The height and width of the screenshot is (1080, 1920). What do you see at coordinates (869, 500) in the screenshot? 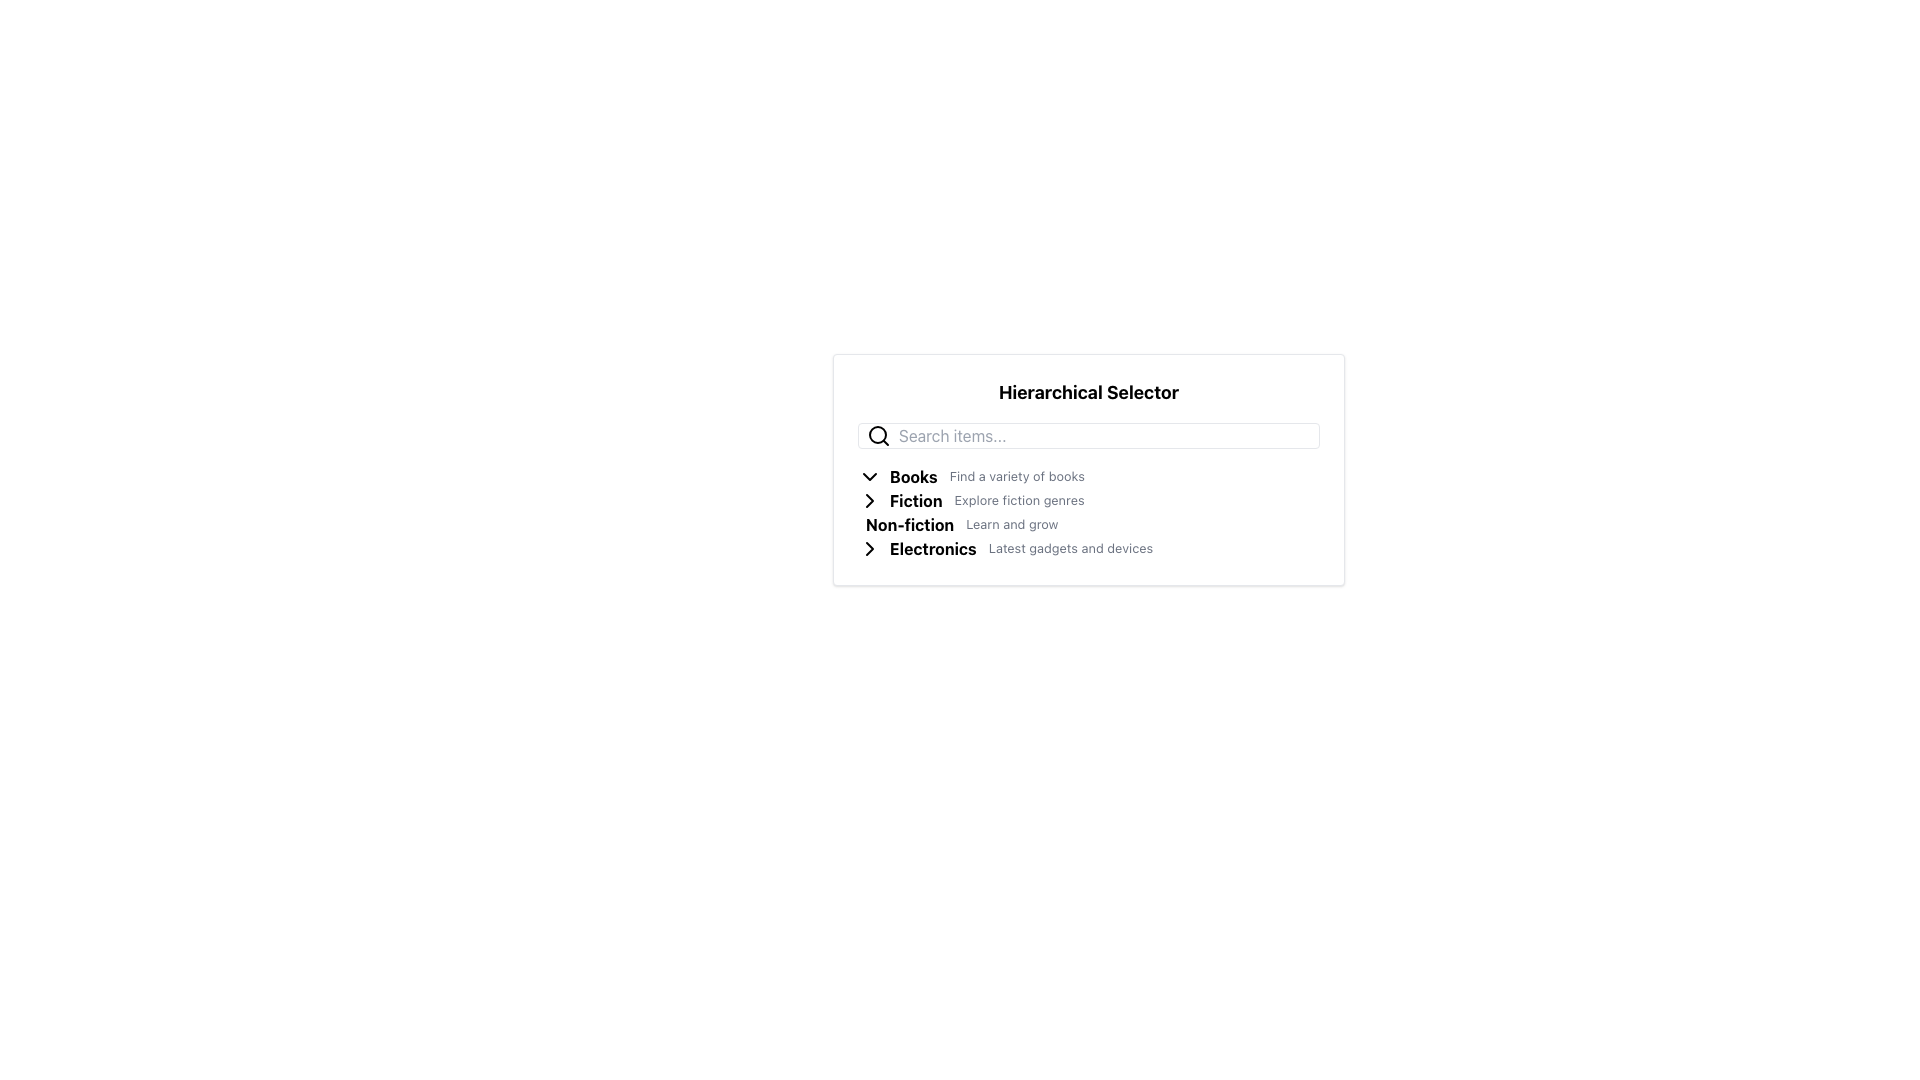
I see `the right-facing chevron arrow icon located to the left of the text 'Fiction', which indicates a collapsible menu item in a hierarchical list` at bounding box center [869, 500].